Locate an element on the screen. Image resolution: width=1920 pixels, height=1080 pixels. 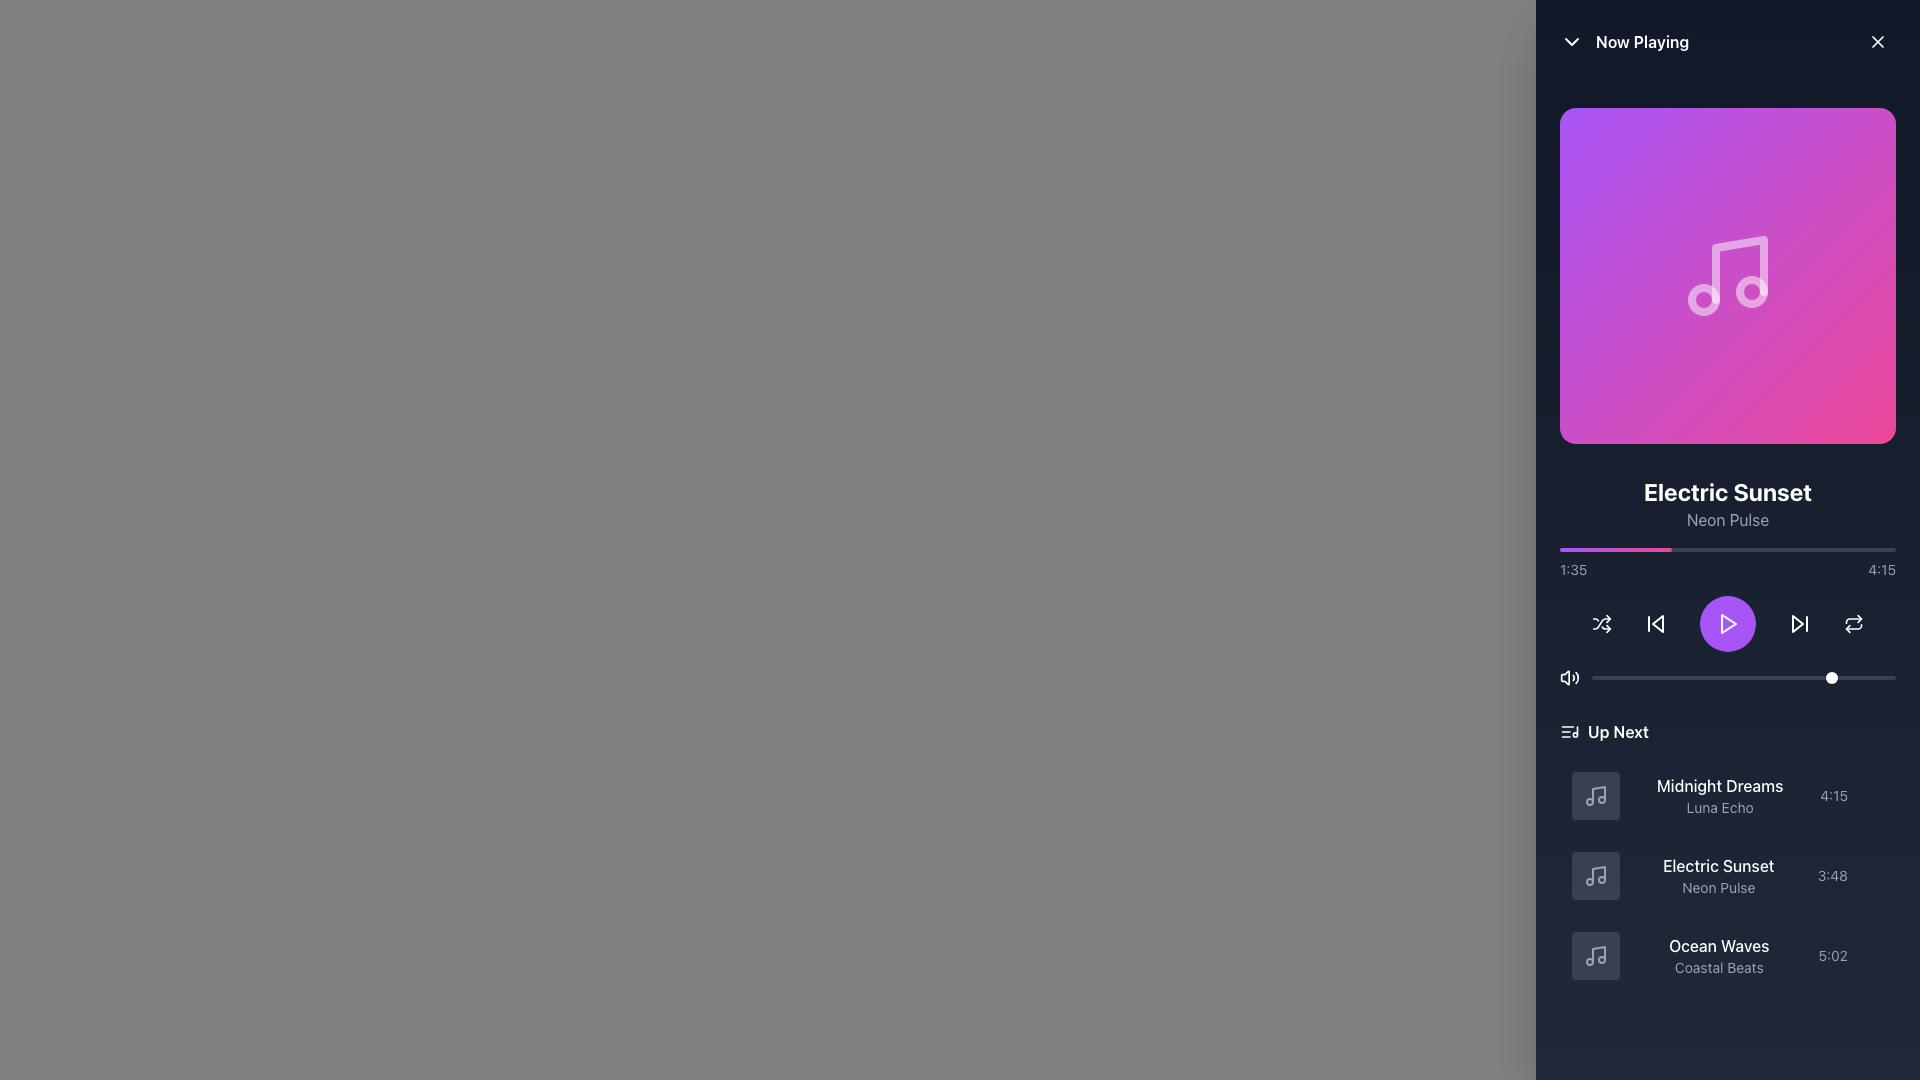
the primary title or name of a song, album, or playlist located below the musical note icon in the music player interface is located at coordinates (1727, 492).